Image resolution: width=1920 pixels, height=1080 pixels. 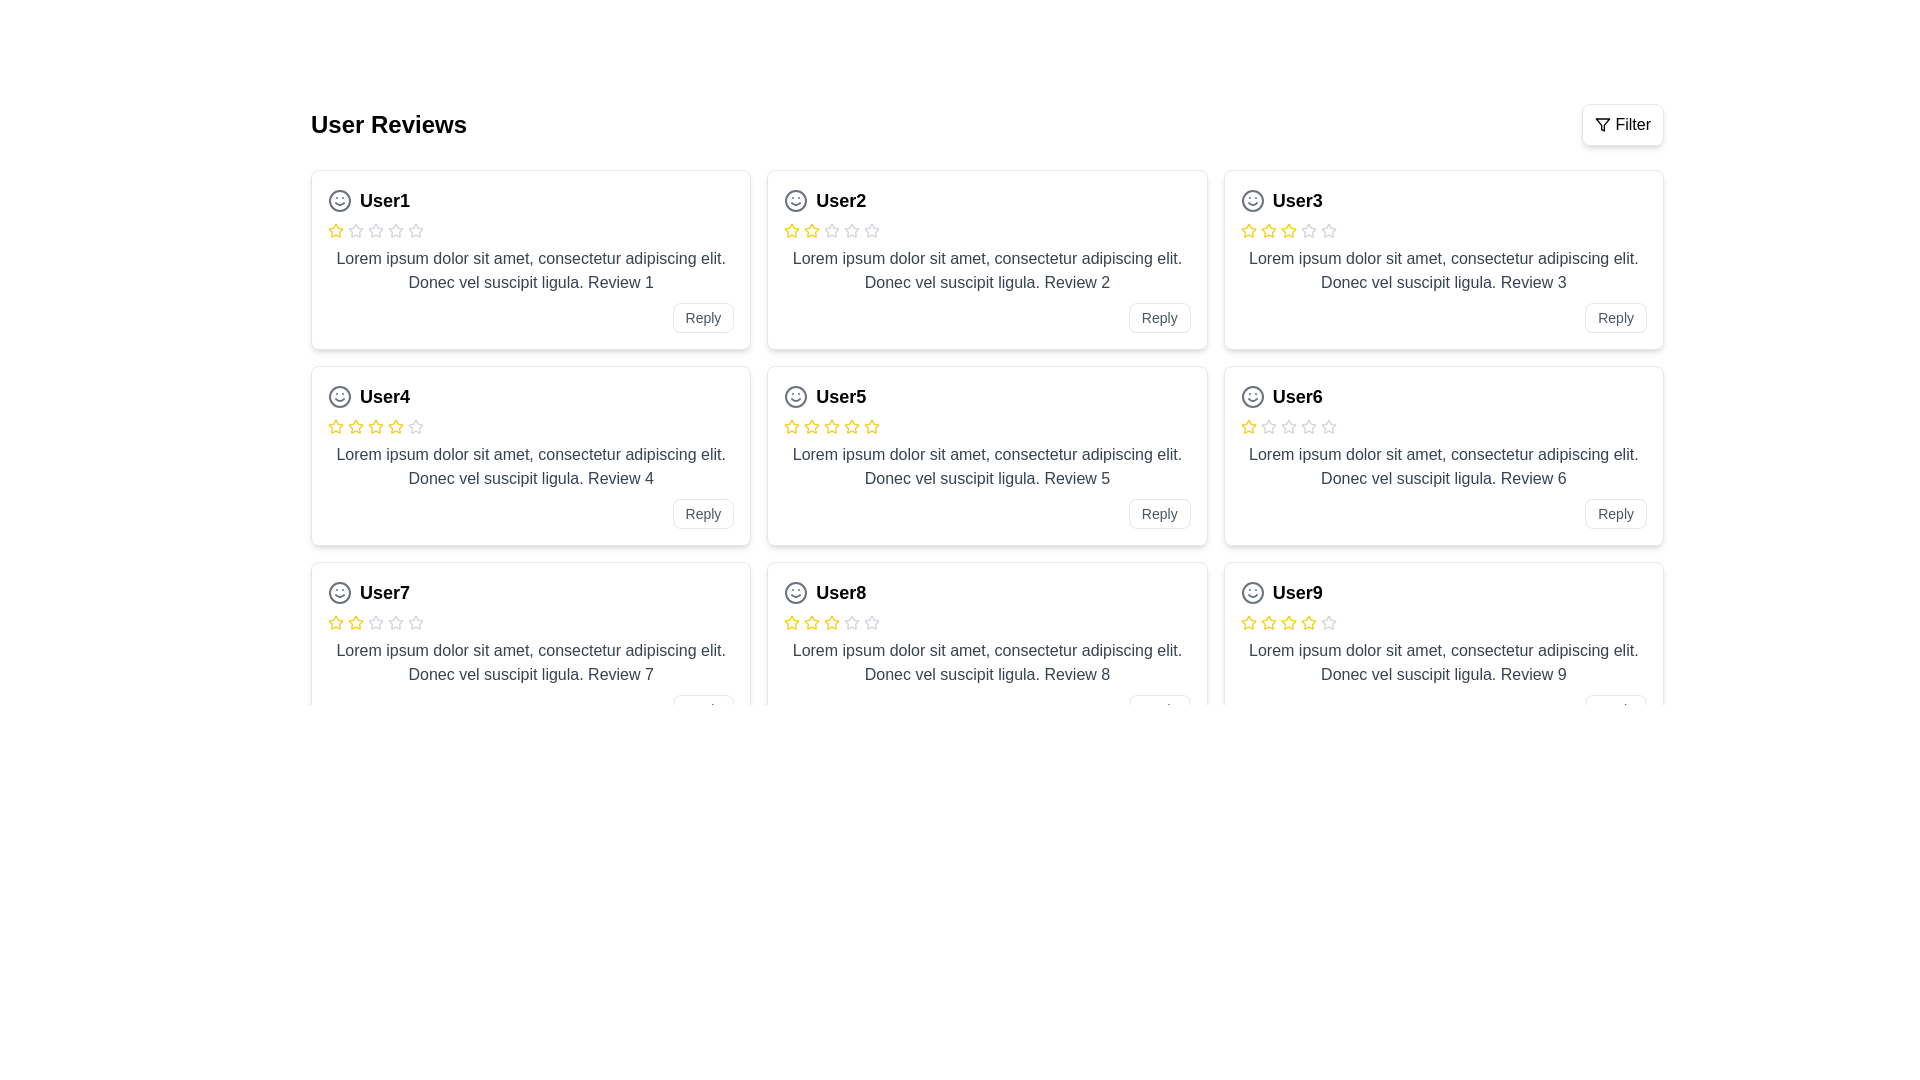 What do you see at coordinates (1267, 229) in the screenshot?
I see `the third star icon in the five-star rating system within the review card for 'User3' for accessibility purposes` at bounding box center [1267, 229].